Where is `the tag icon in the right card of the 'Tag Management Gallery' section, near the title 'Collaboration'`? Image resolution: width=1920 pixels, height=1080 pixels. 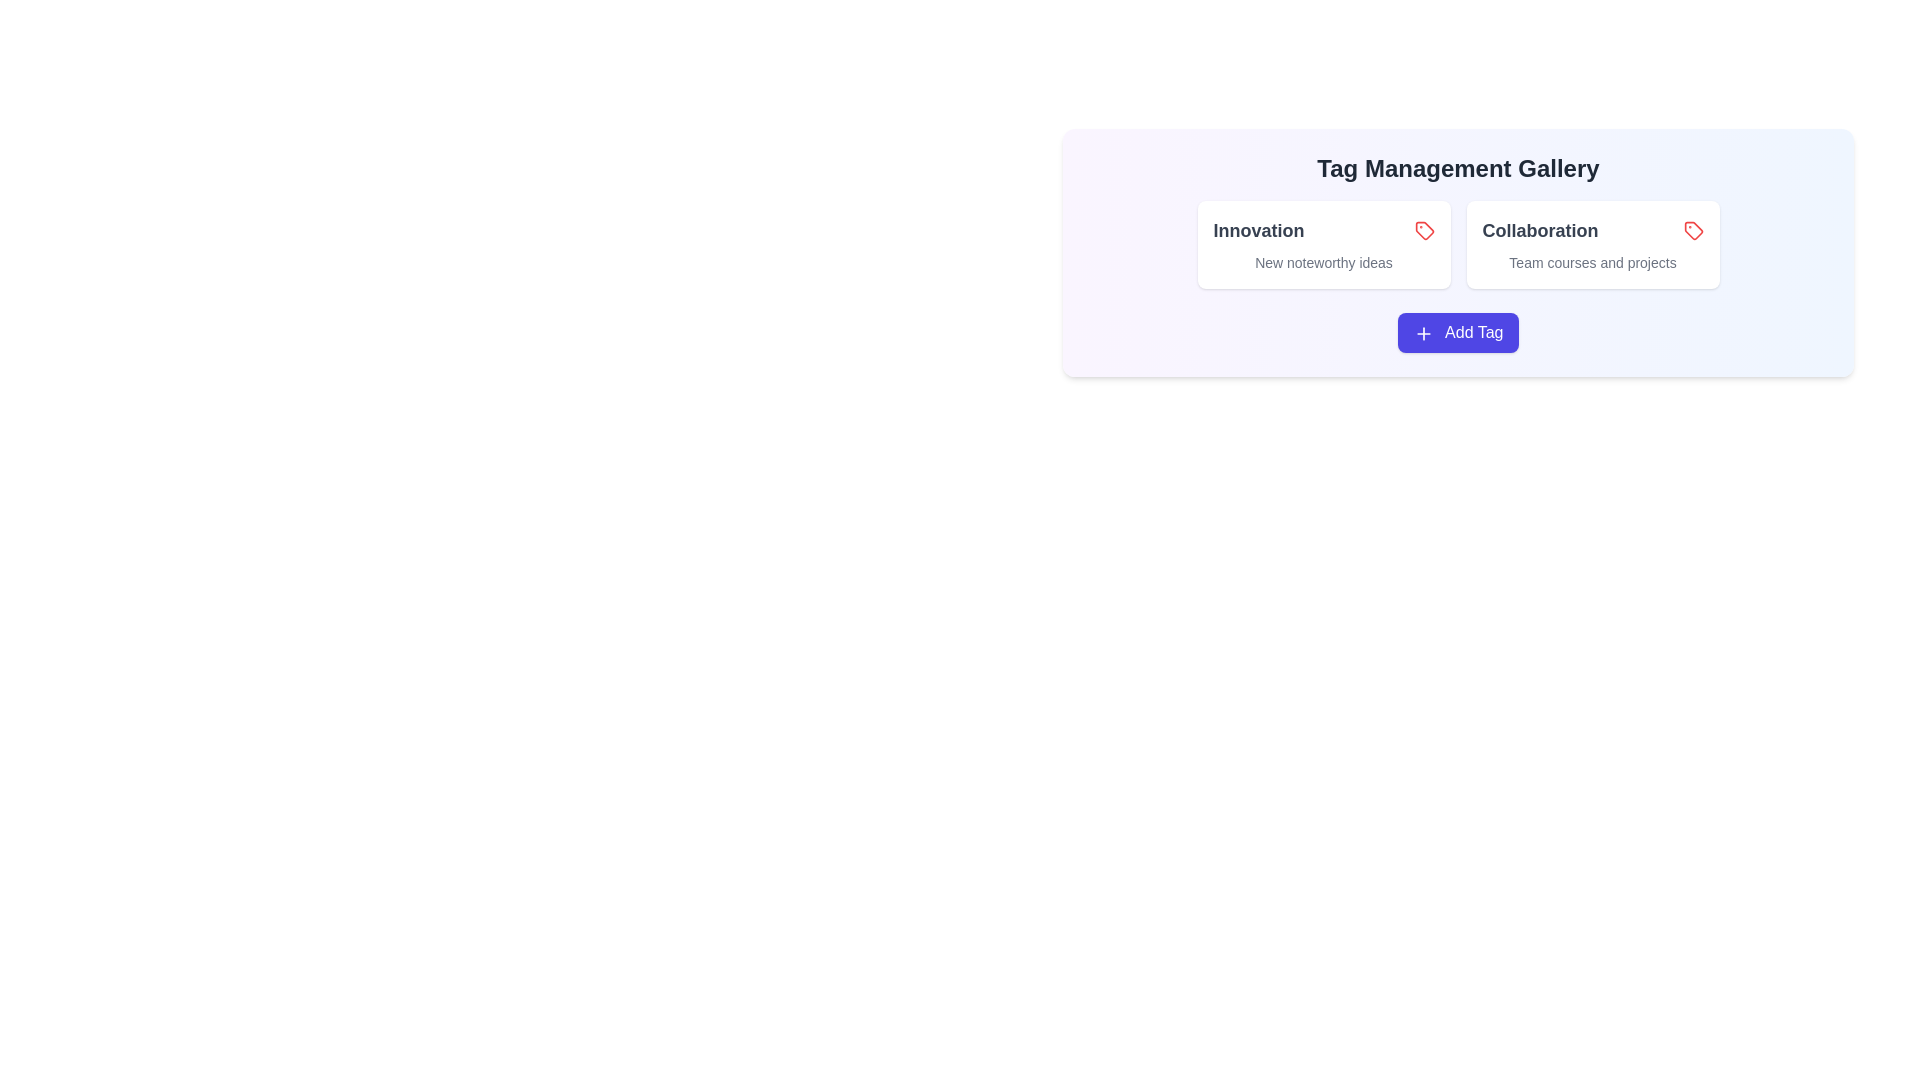 the tag icon in the right card of the 'Tag Management Gallery' section, near the title 'Collaboration' is located at coordinates (1692, 230).